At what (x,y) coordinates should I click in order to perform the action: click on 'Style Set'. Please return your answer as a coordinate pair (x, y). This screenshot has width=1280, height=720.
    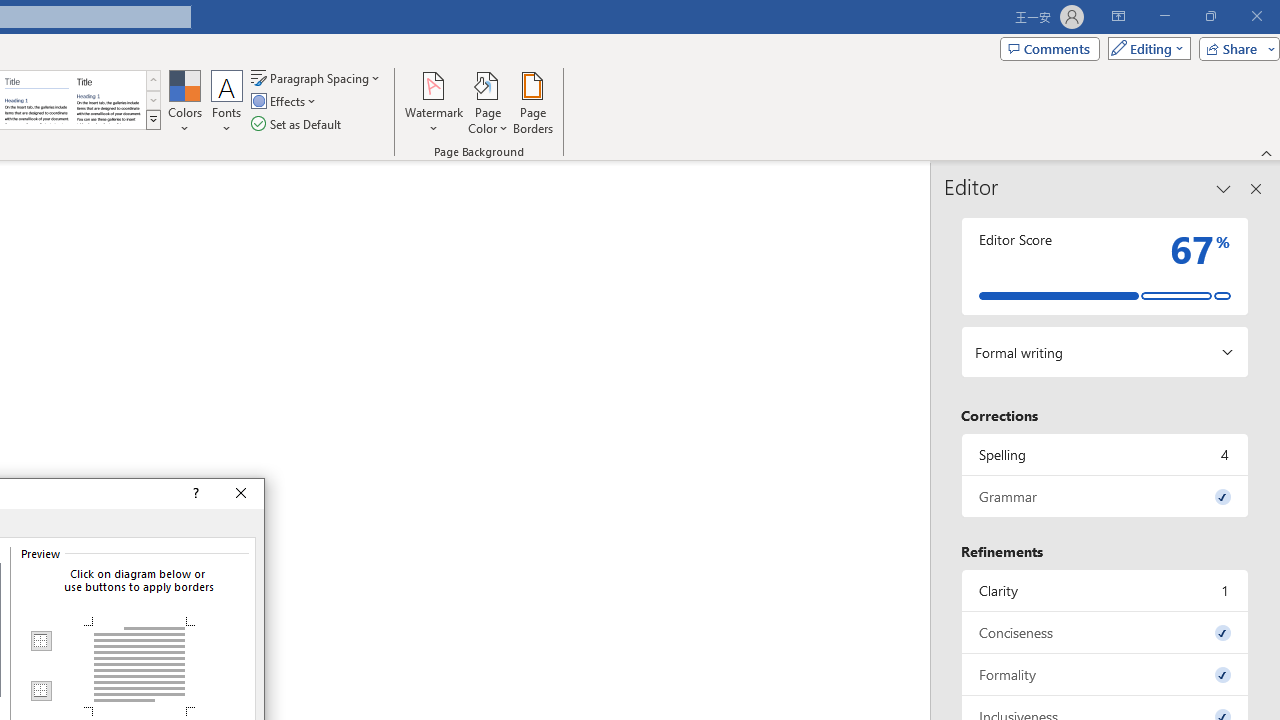
    Looking at the image, I should click on (152, 120).